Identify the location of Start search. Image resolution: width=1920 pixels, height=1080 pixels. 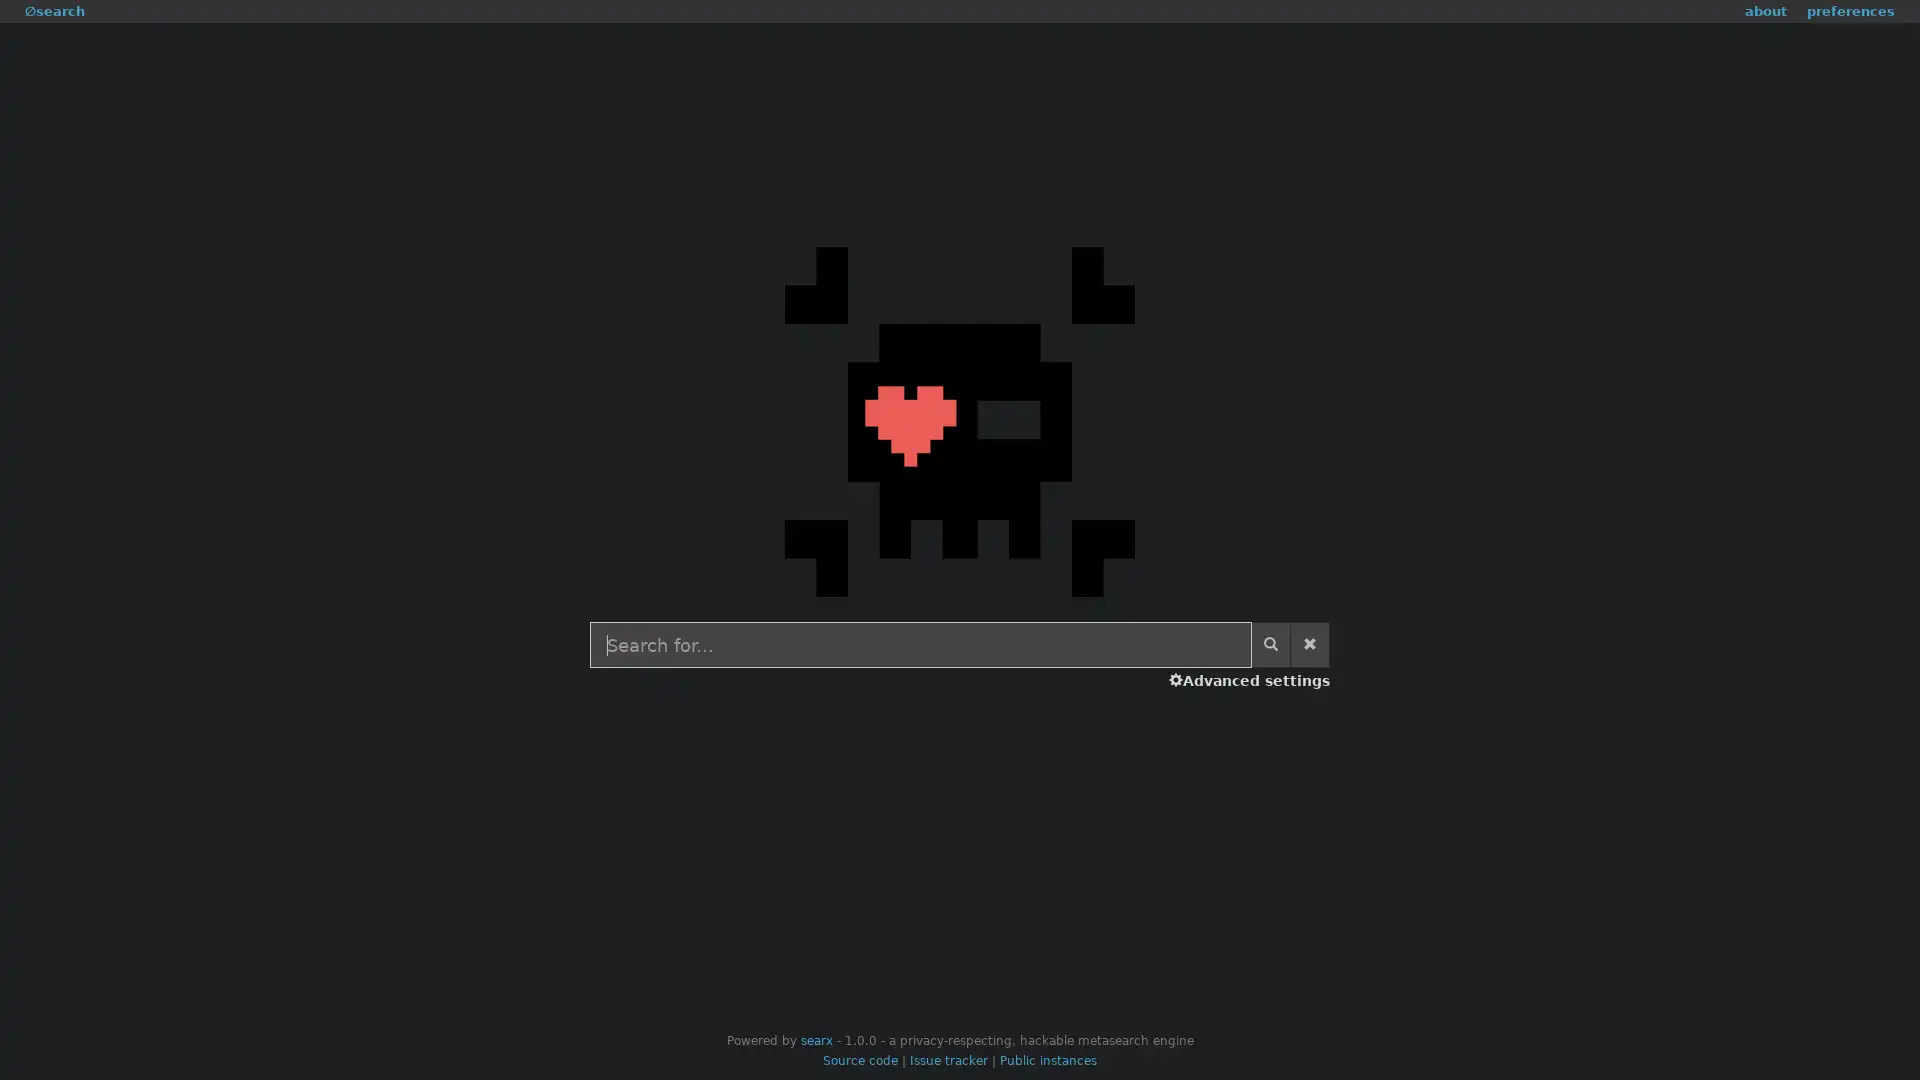
(1270, 644).